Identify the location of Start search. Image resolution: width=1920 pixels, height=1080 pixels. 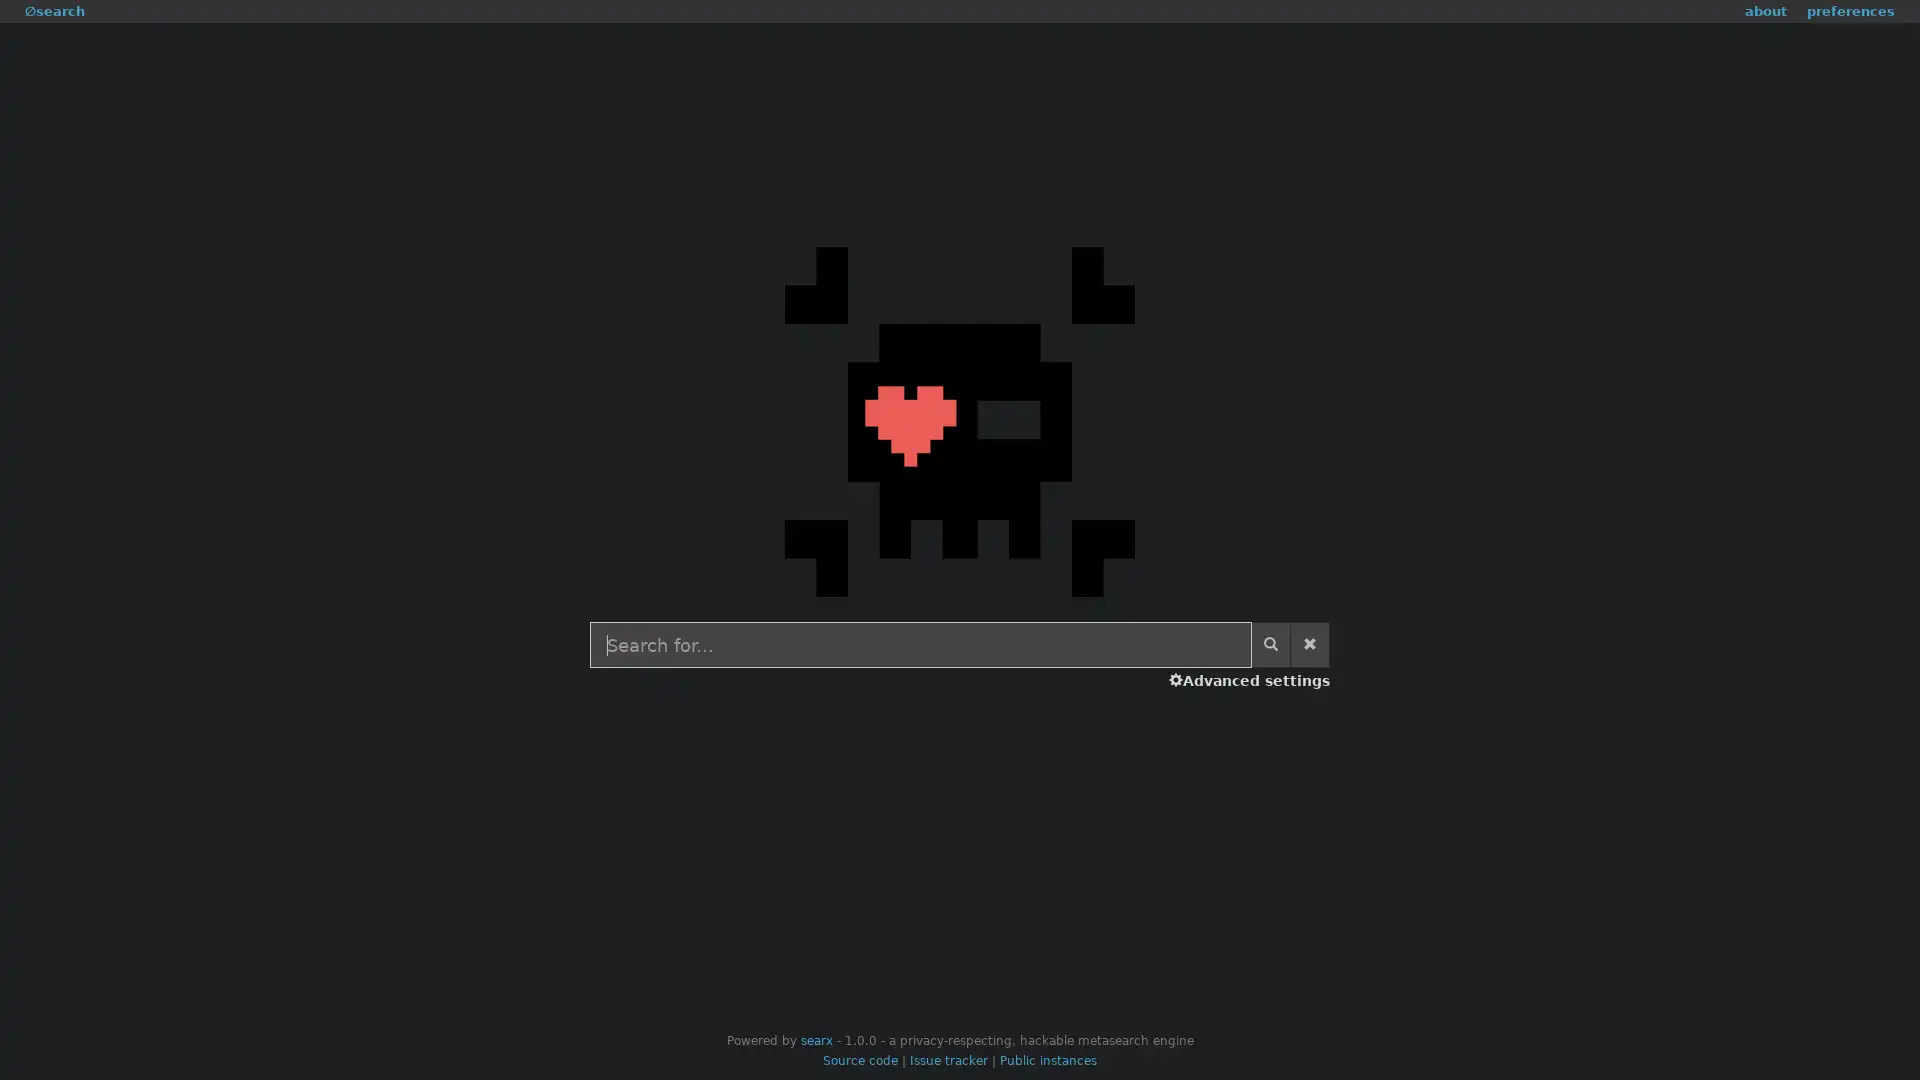
(1270, 644).